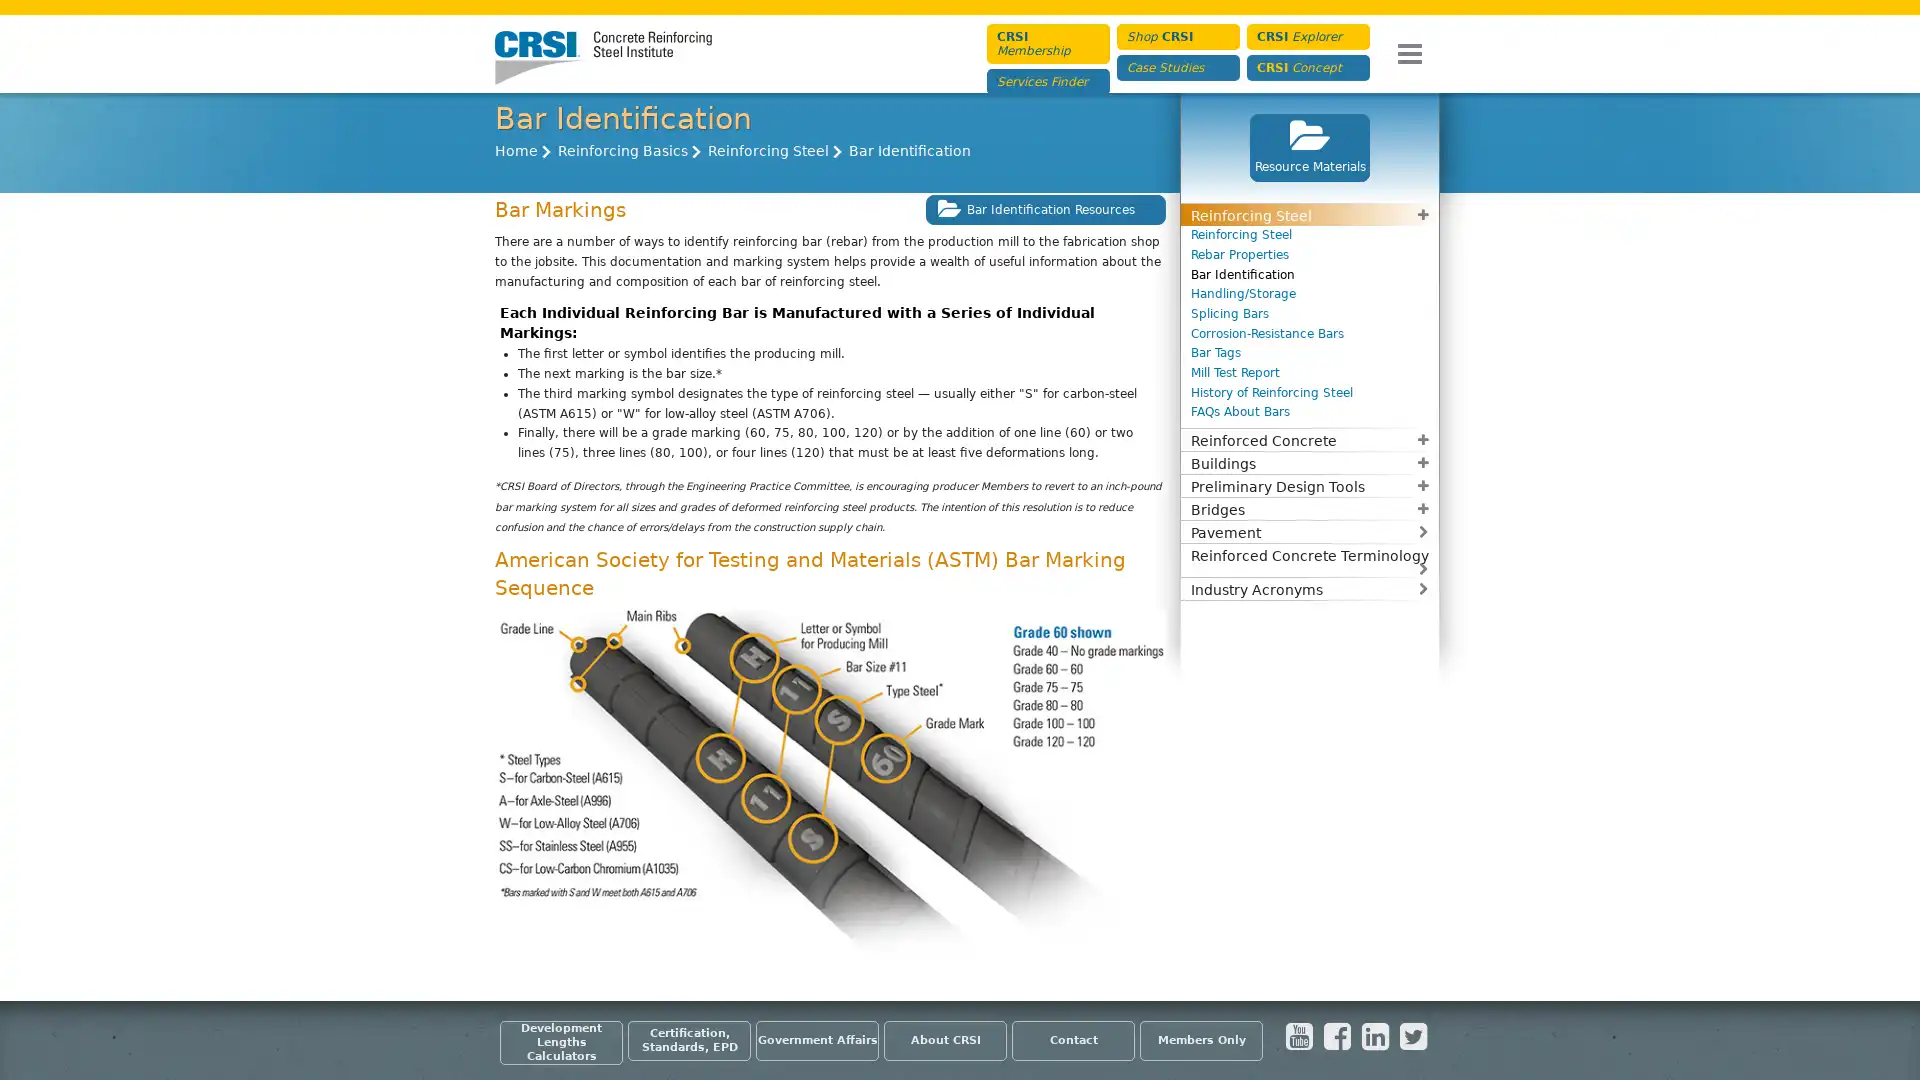 The width and height of the screenshot is (1920, 1080). I want to click on CRSI Explorer, so click(1308, 37).